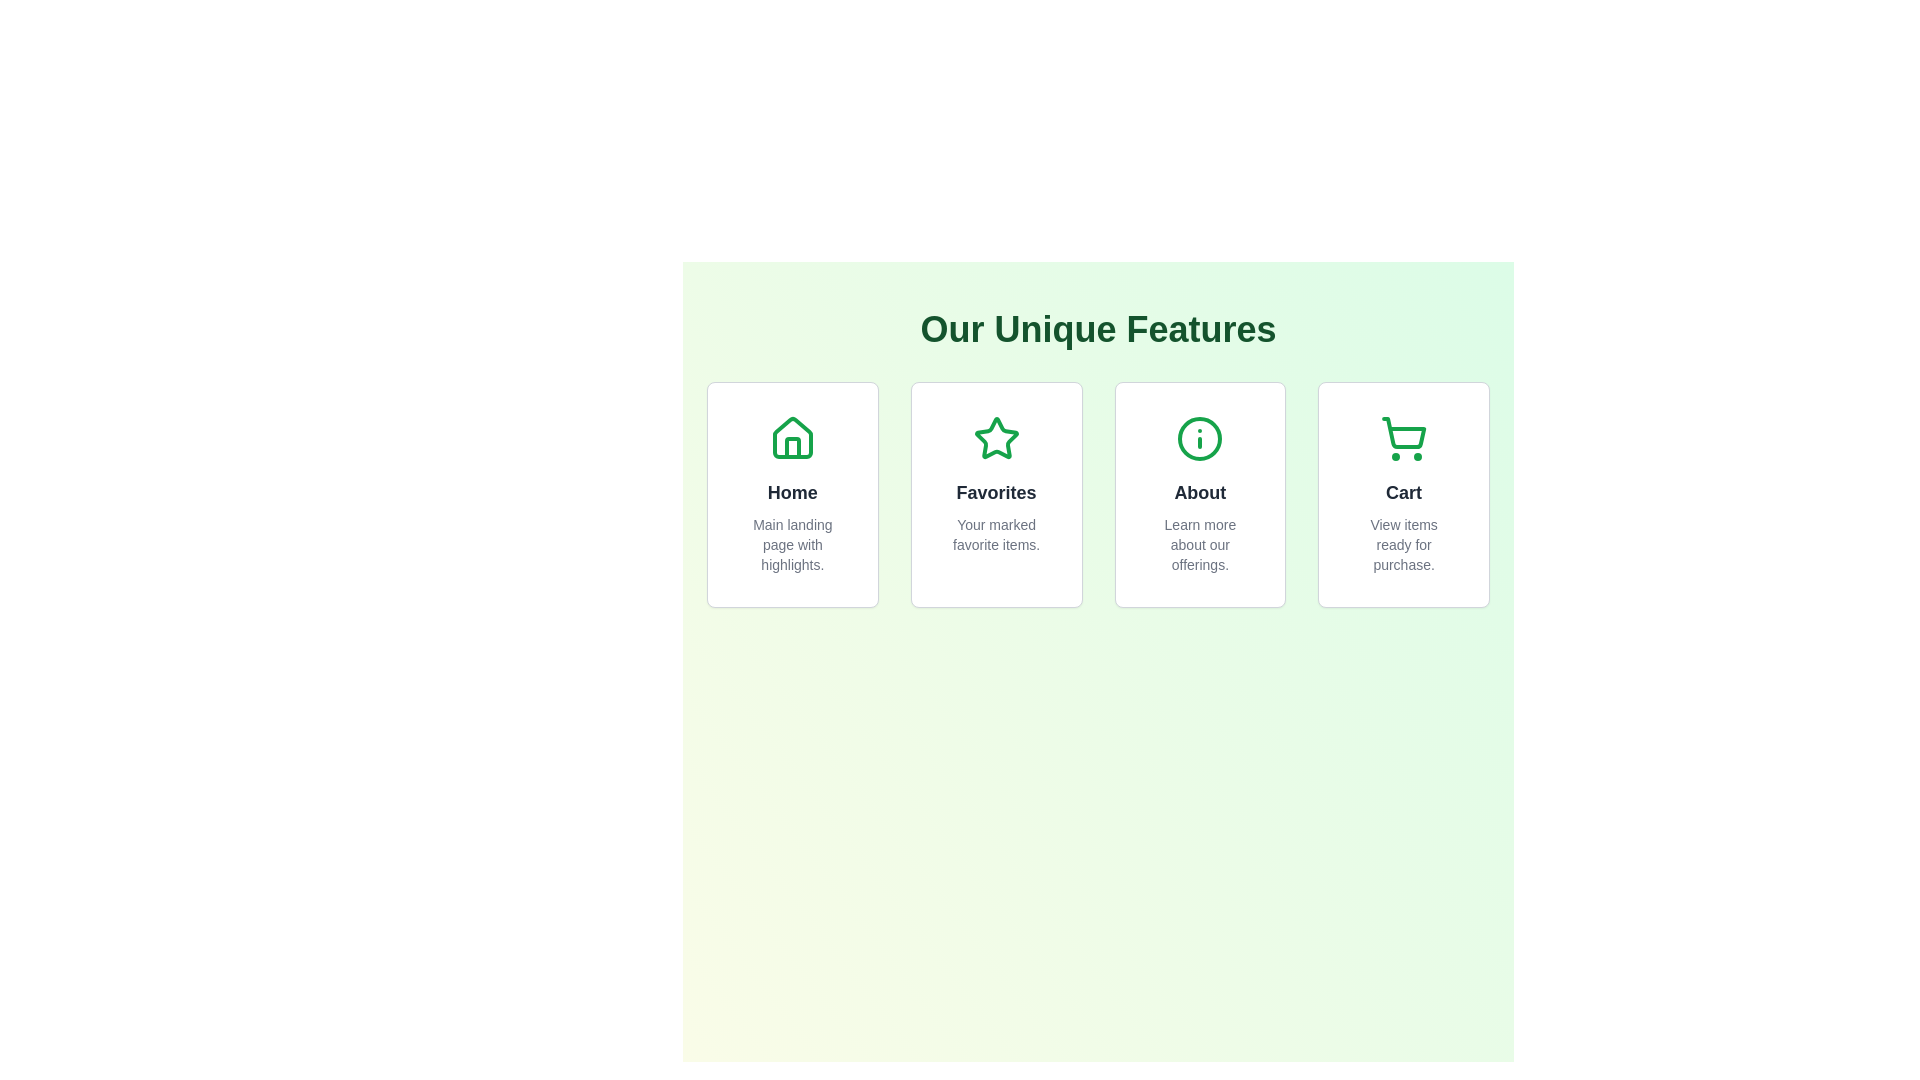 This screenshot has width=1920, height=1080. What do you see at coordinates (791, 544) in the screenshot?
I see `the descriptive text label that explains the functionality of the 'Home' card within the 'Our Unique Features' section` at bounding box center [791, 544].